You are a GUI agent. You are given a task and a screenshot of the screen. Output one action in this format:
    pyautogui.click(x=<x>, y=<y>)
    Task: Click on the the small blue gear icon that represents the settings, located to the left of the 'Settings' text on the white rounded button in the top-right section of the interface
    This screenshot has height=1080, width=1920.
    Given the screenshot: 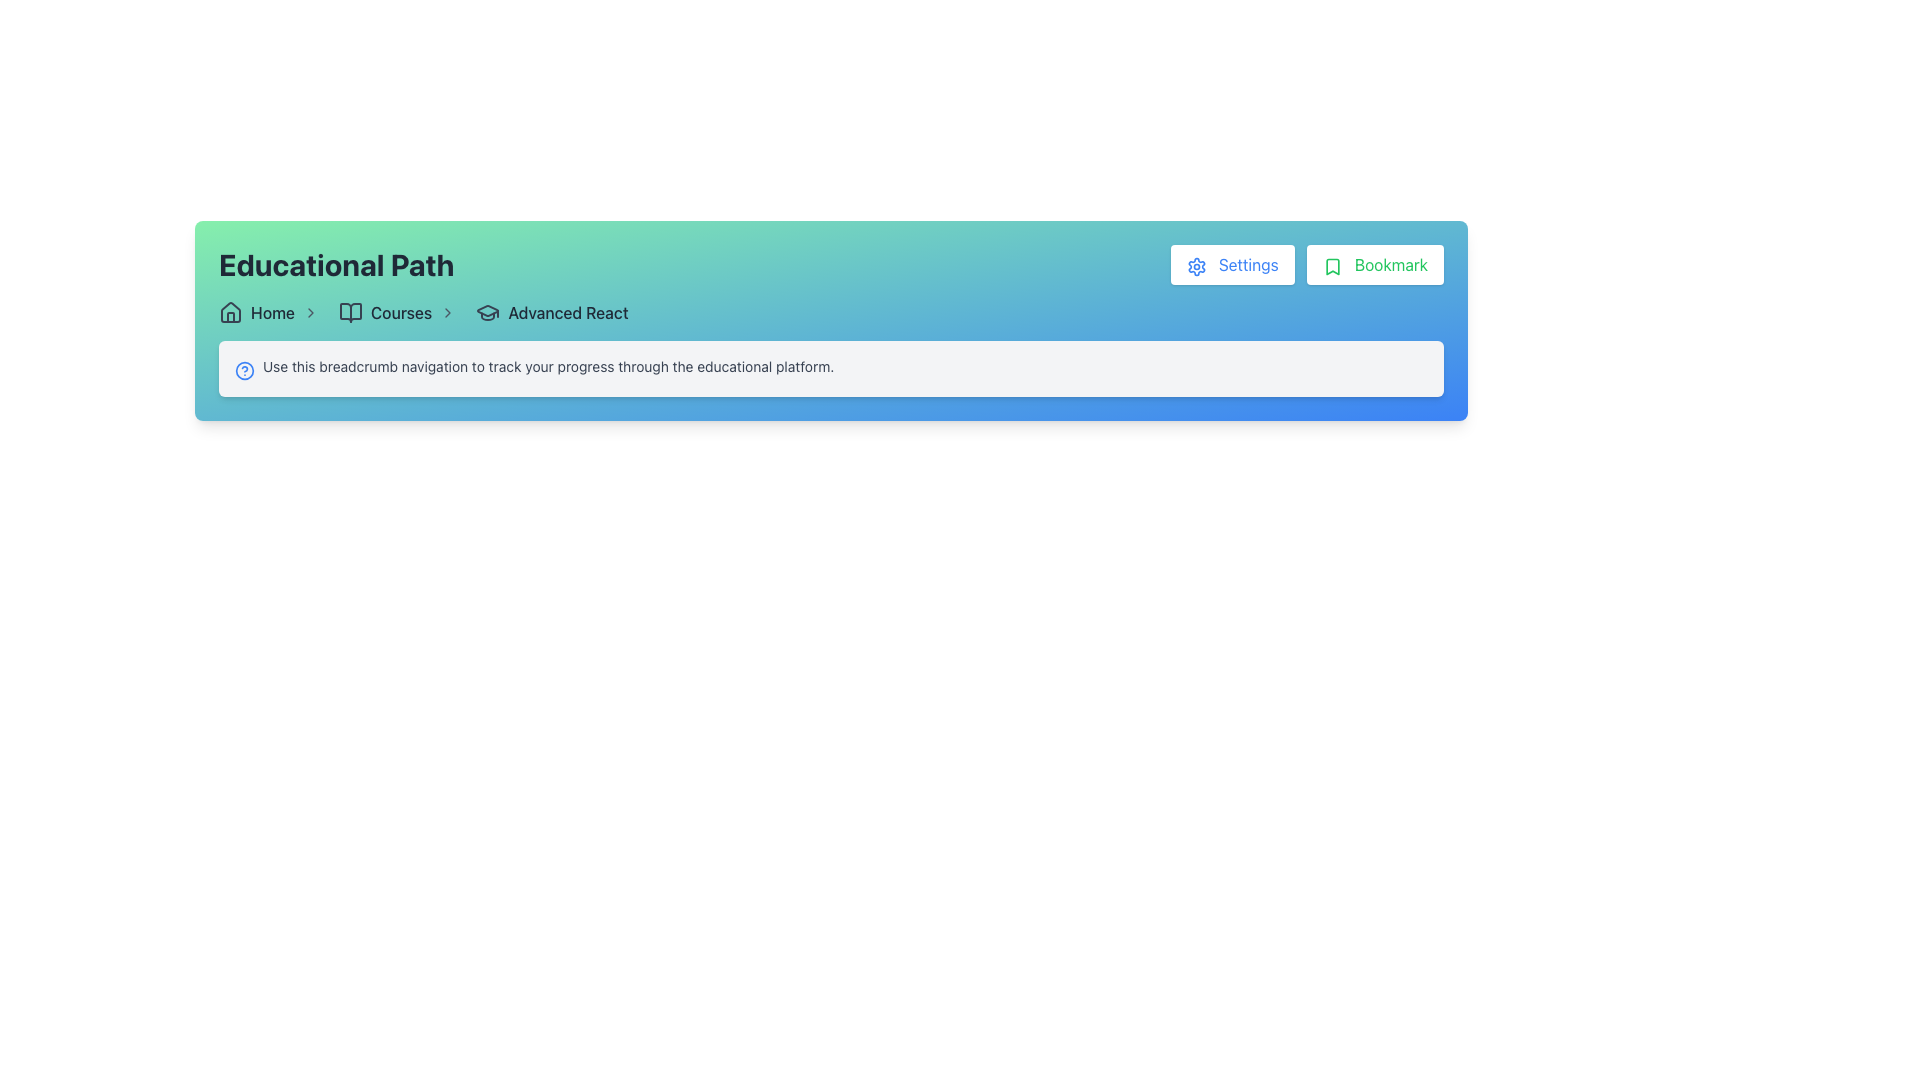 What is the action you would take?
    pyautogui.click(x=1196, y=265)
    